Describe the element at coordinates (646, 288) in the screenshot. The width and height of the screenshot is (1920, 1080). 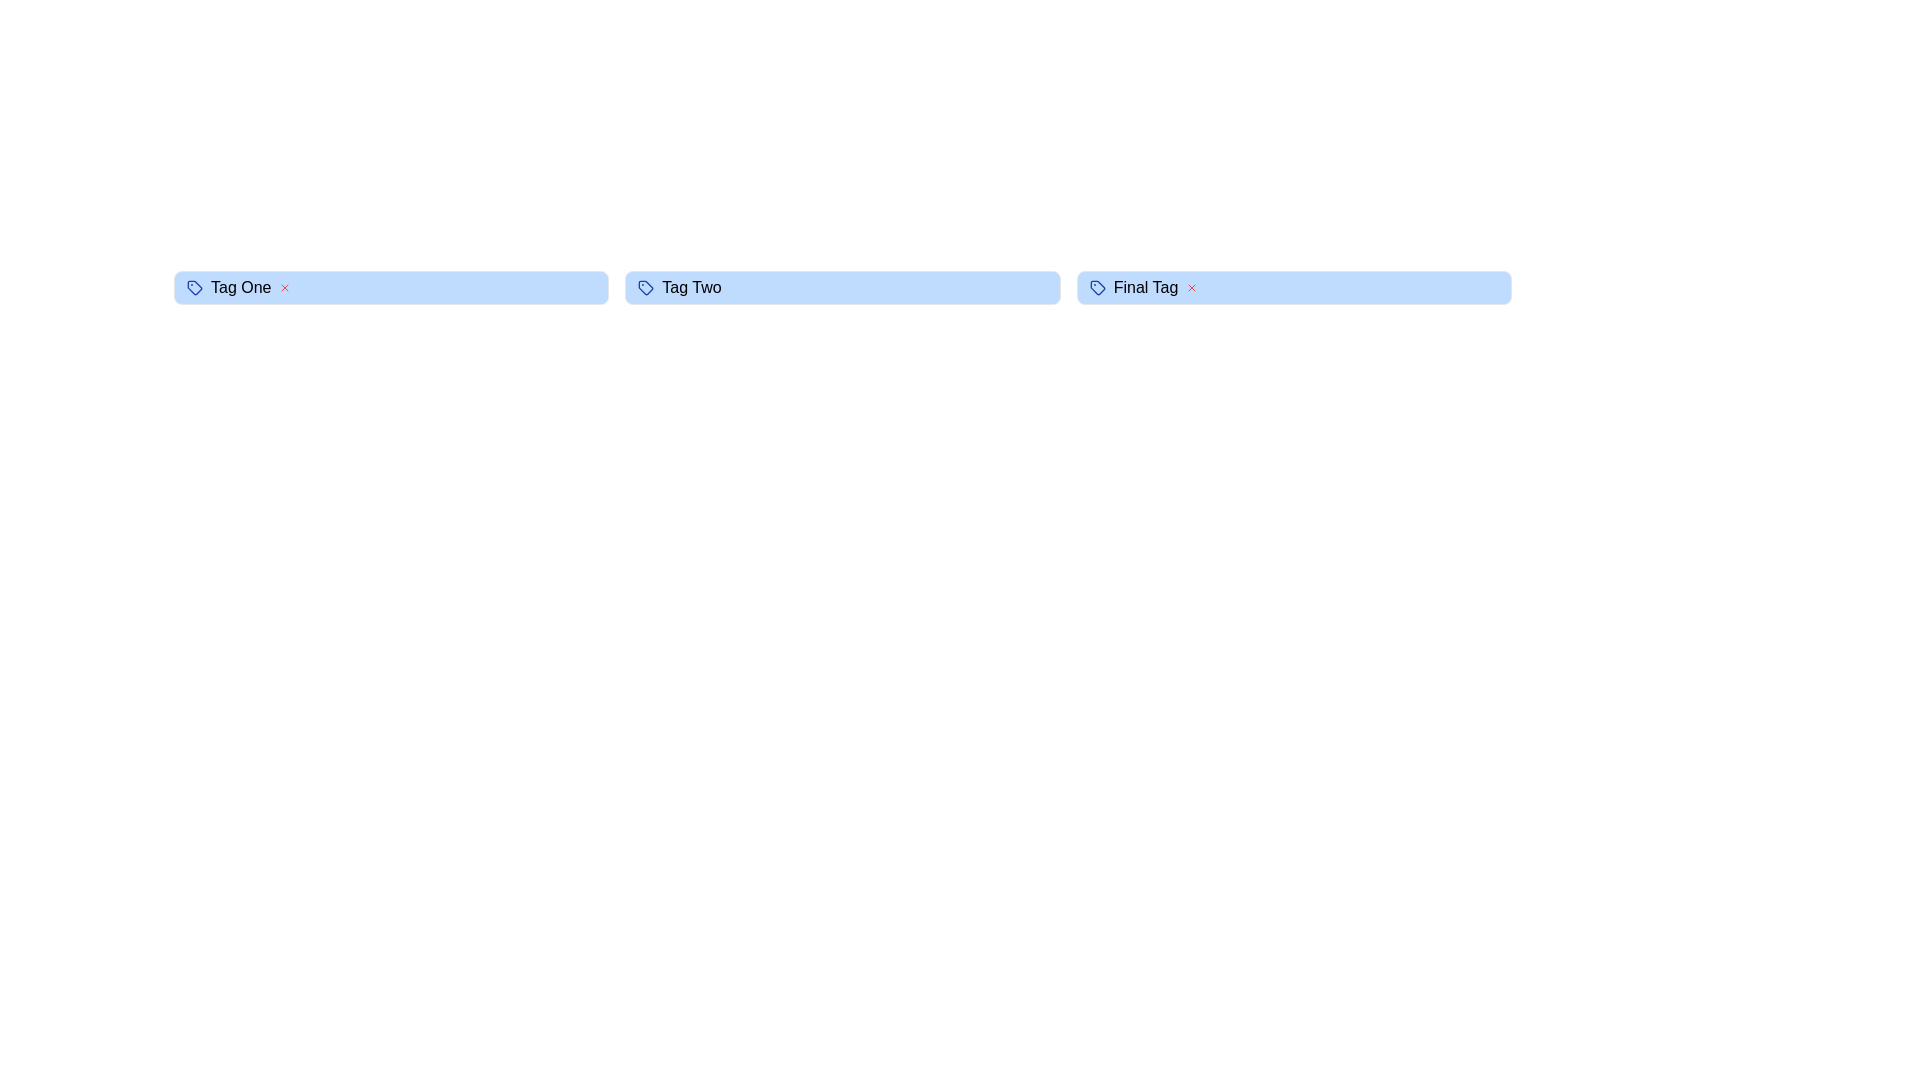
I see `the leftmost icon associated with the text label 'Tag Two'` at that location.